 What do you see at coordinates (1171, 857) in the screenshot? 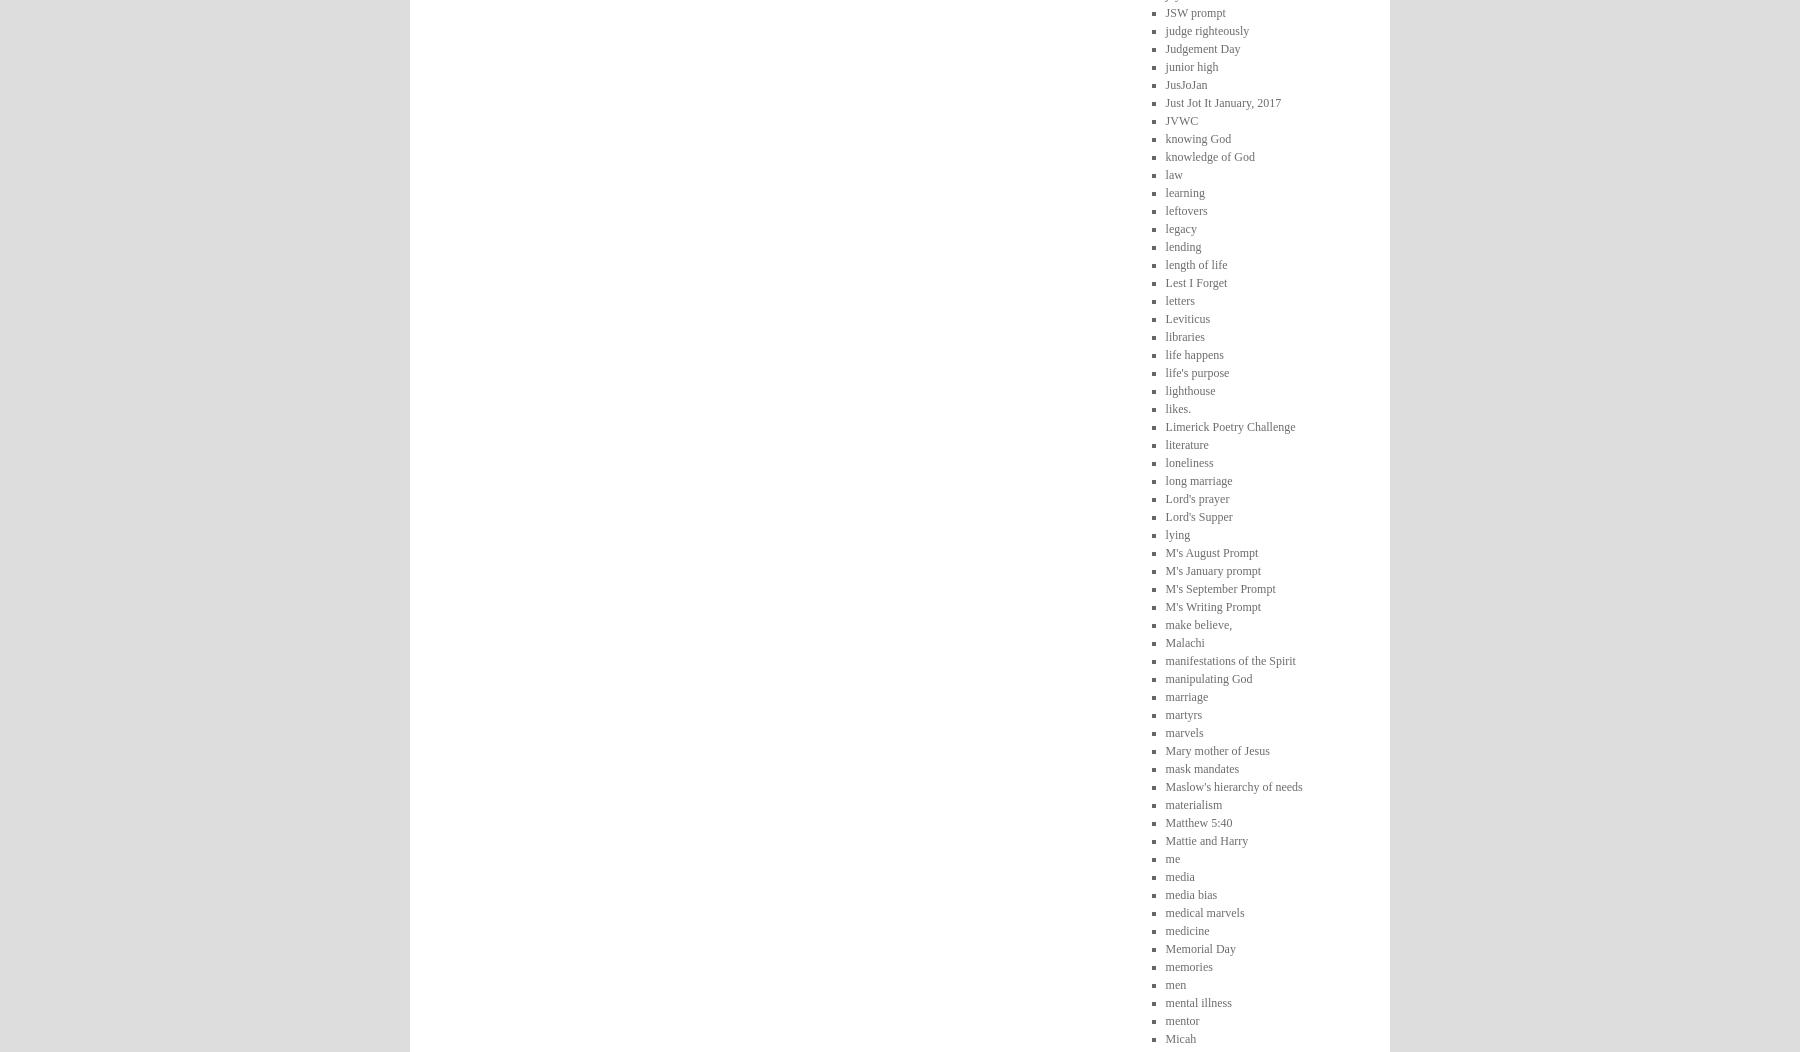
I see `'me'` at bounding box center [1171, 857].